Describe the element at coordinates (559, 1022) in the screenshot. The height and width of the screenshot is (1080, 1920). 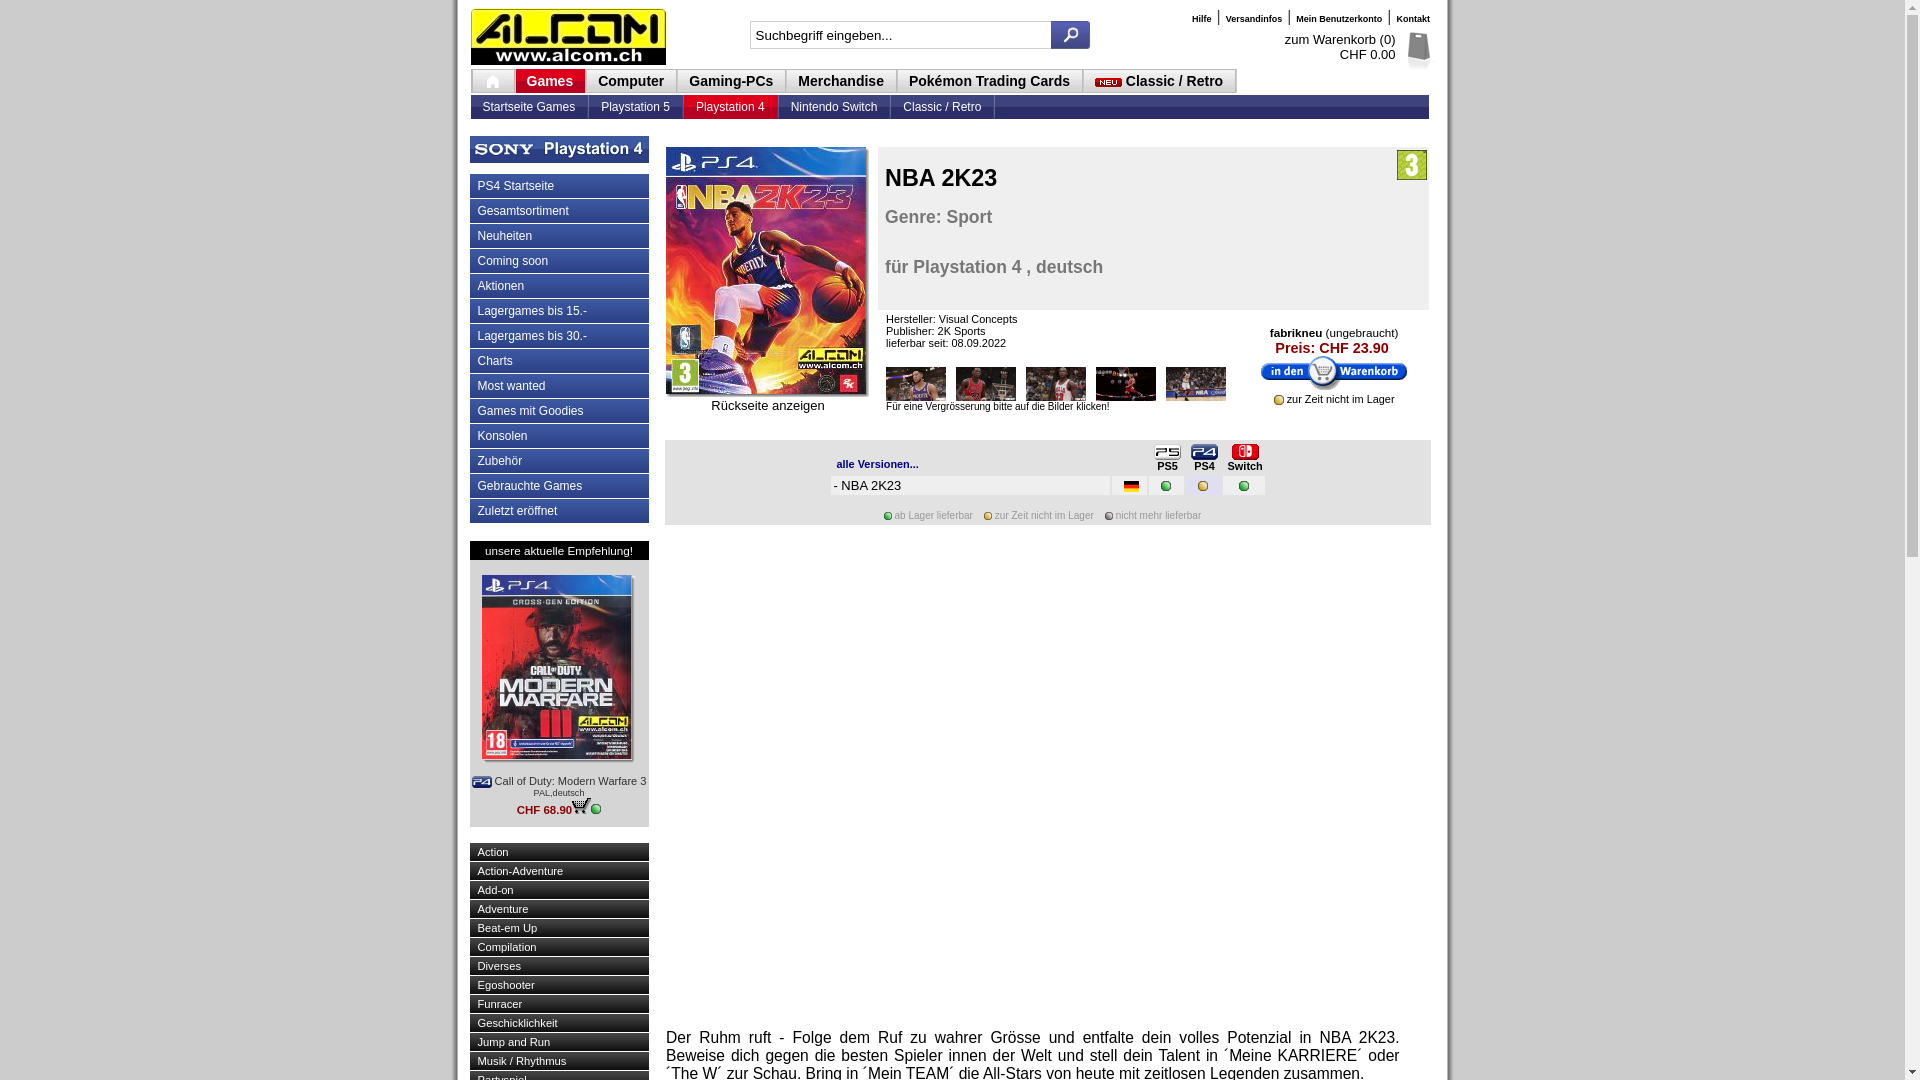
I see `'Geschicklichkeit'` at that location.